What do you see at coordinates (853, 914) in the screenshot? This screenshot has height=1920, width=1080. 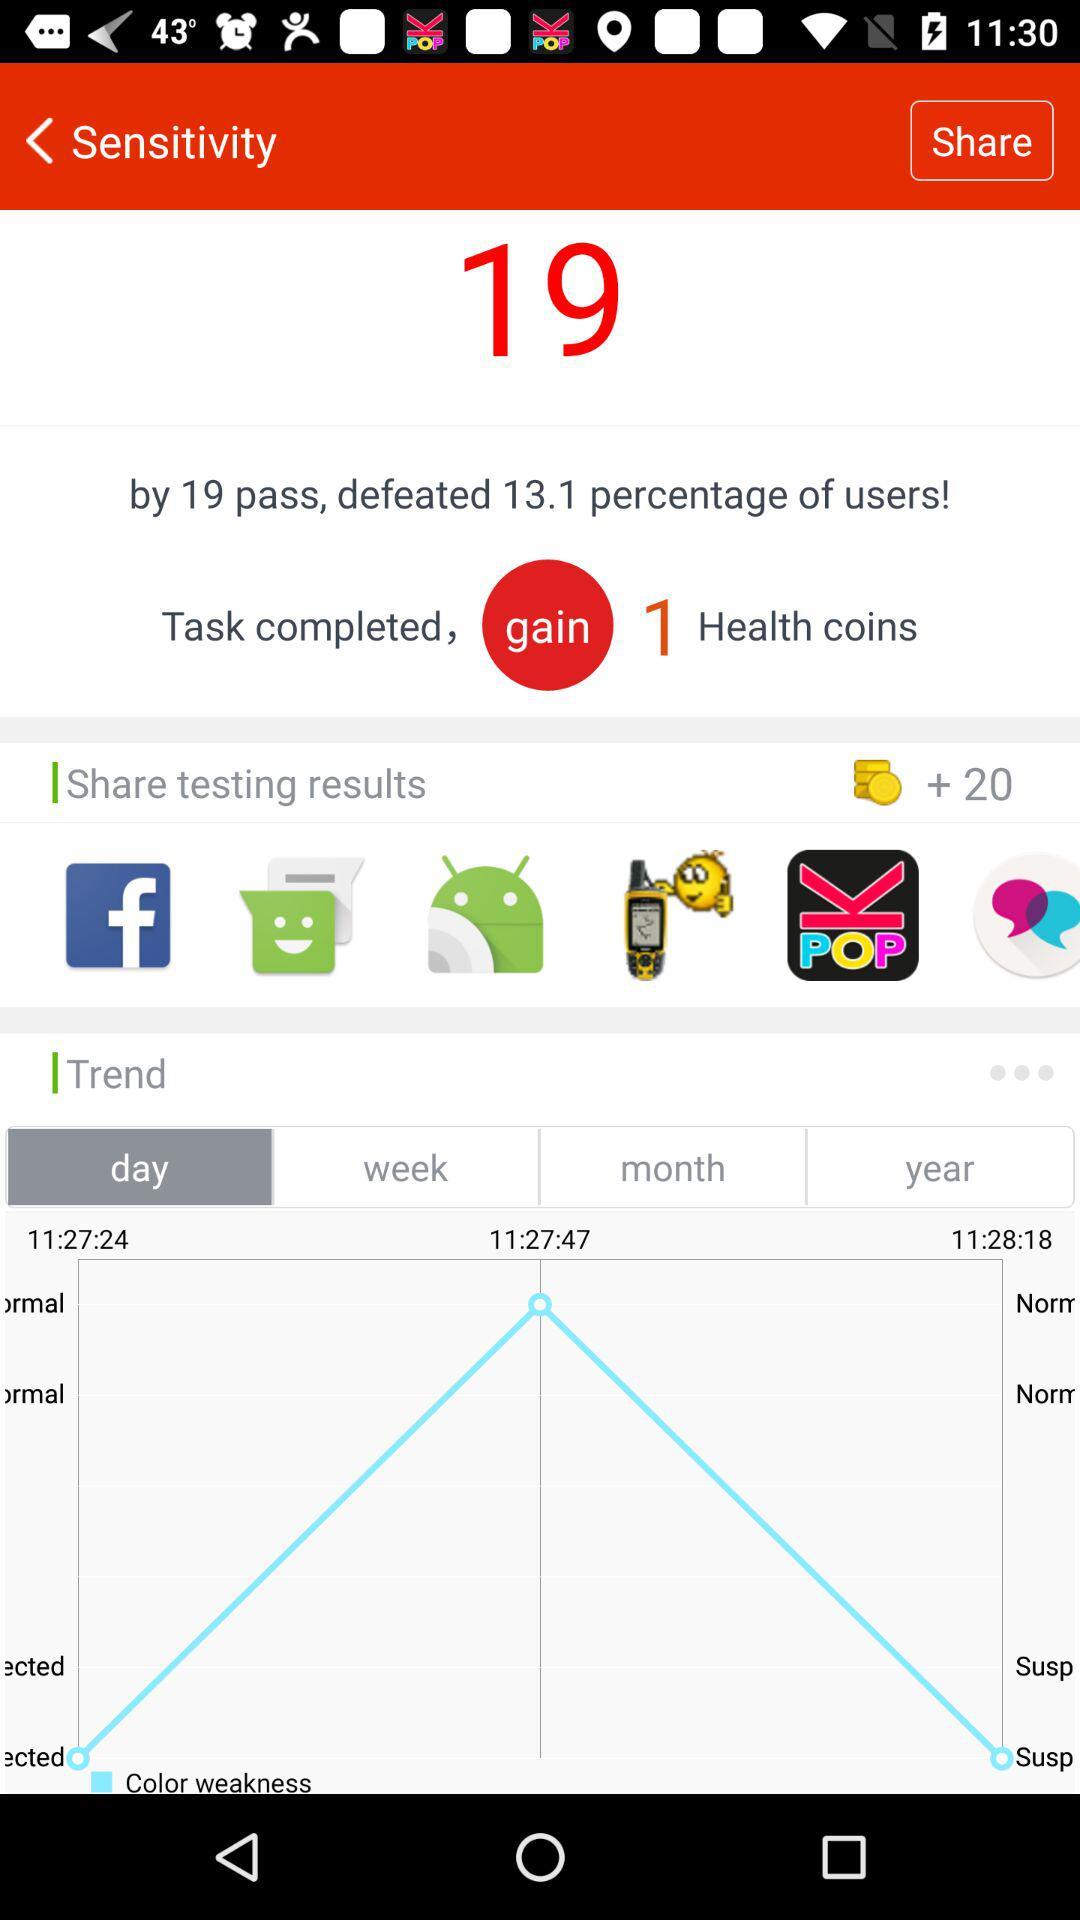 I see `share testing result on platform` at bounding box center [853, 914].